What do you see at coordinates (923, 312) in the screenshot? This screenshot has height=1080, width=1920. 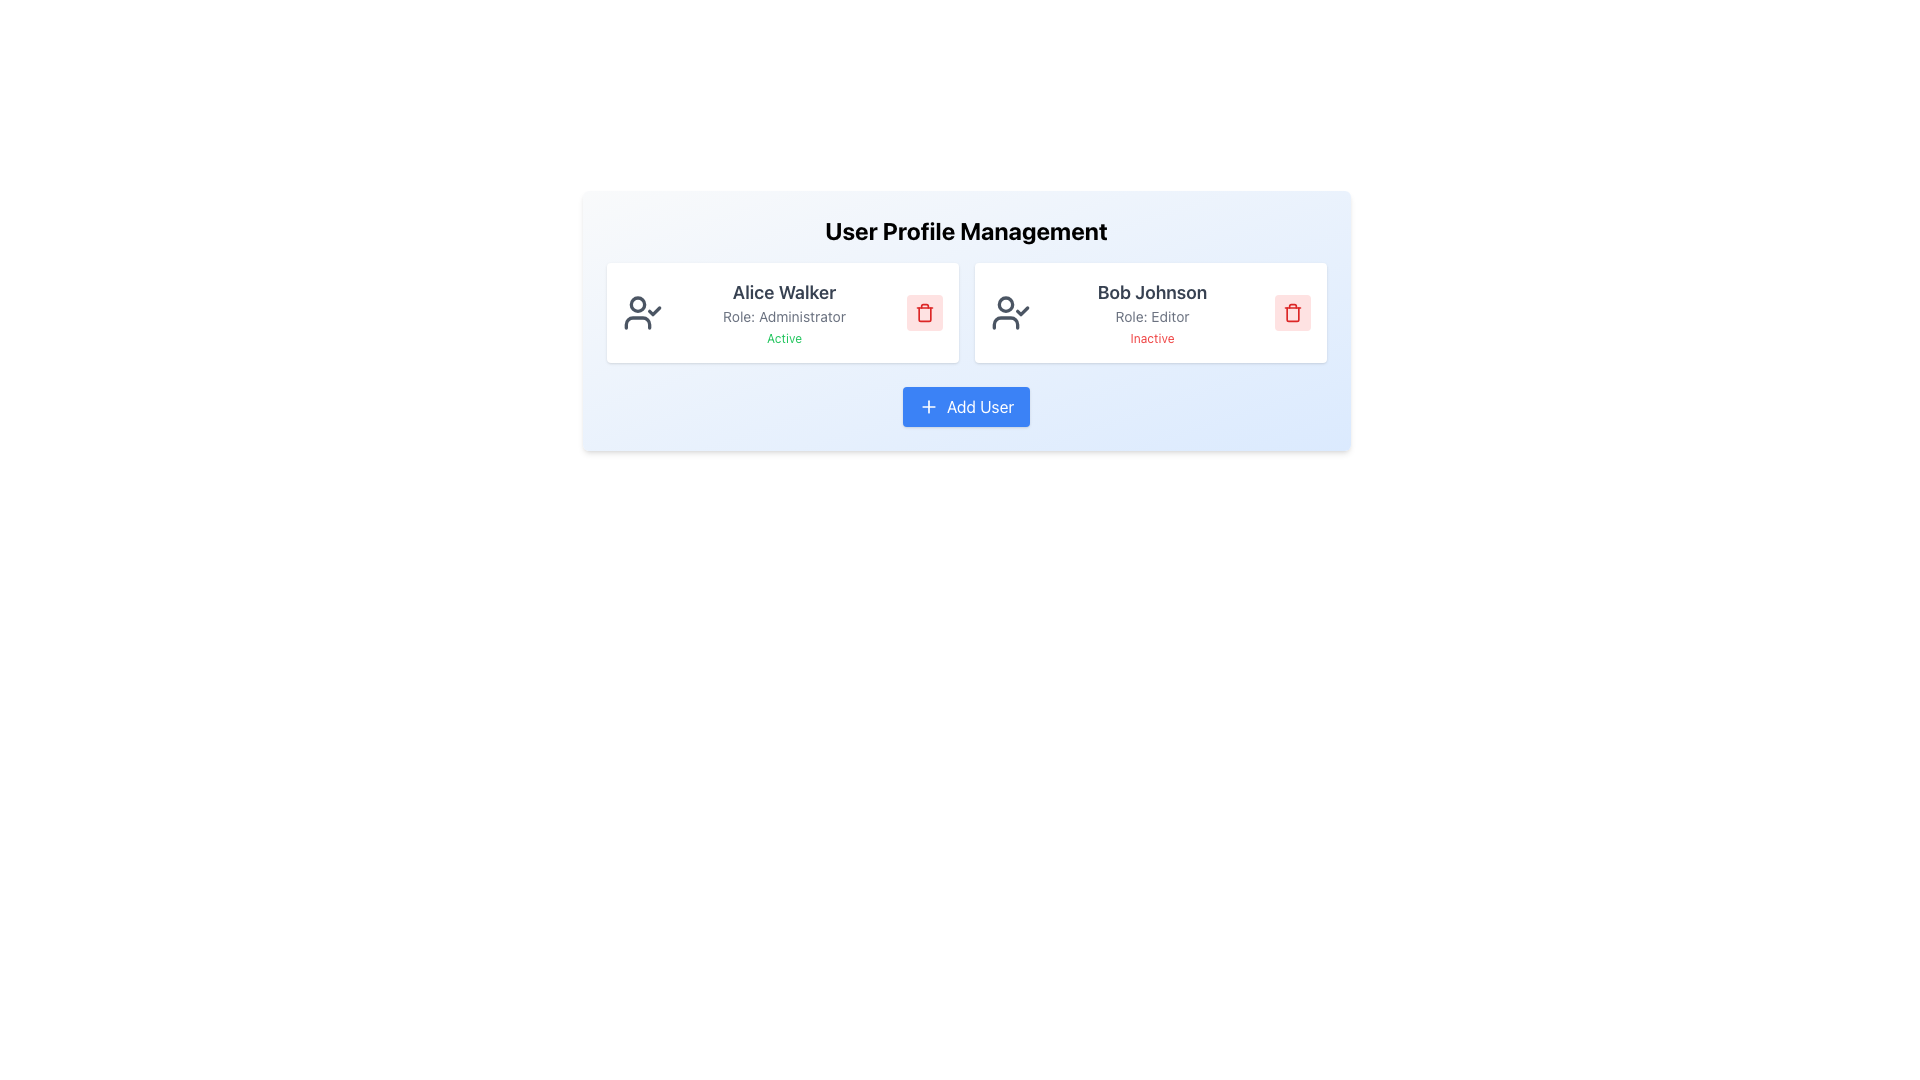 I see `the delete button associated with the user profile 'Alice Walker'` at bounding box center [923, 312].